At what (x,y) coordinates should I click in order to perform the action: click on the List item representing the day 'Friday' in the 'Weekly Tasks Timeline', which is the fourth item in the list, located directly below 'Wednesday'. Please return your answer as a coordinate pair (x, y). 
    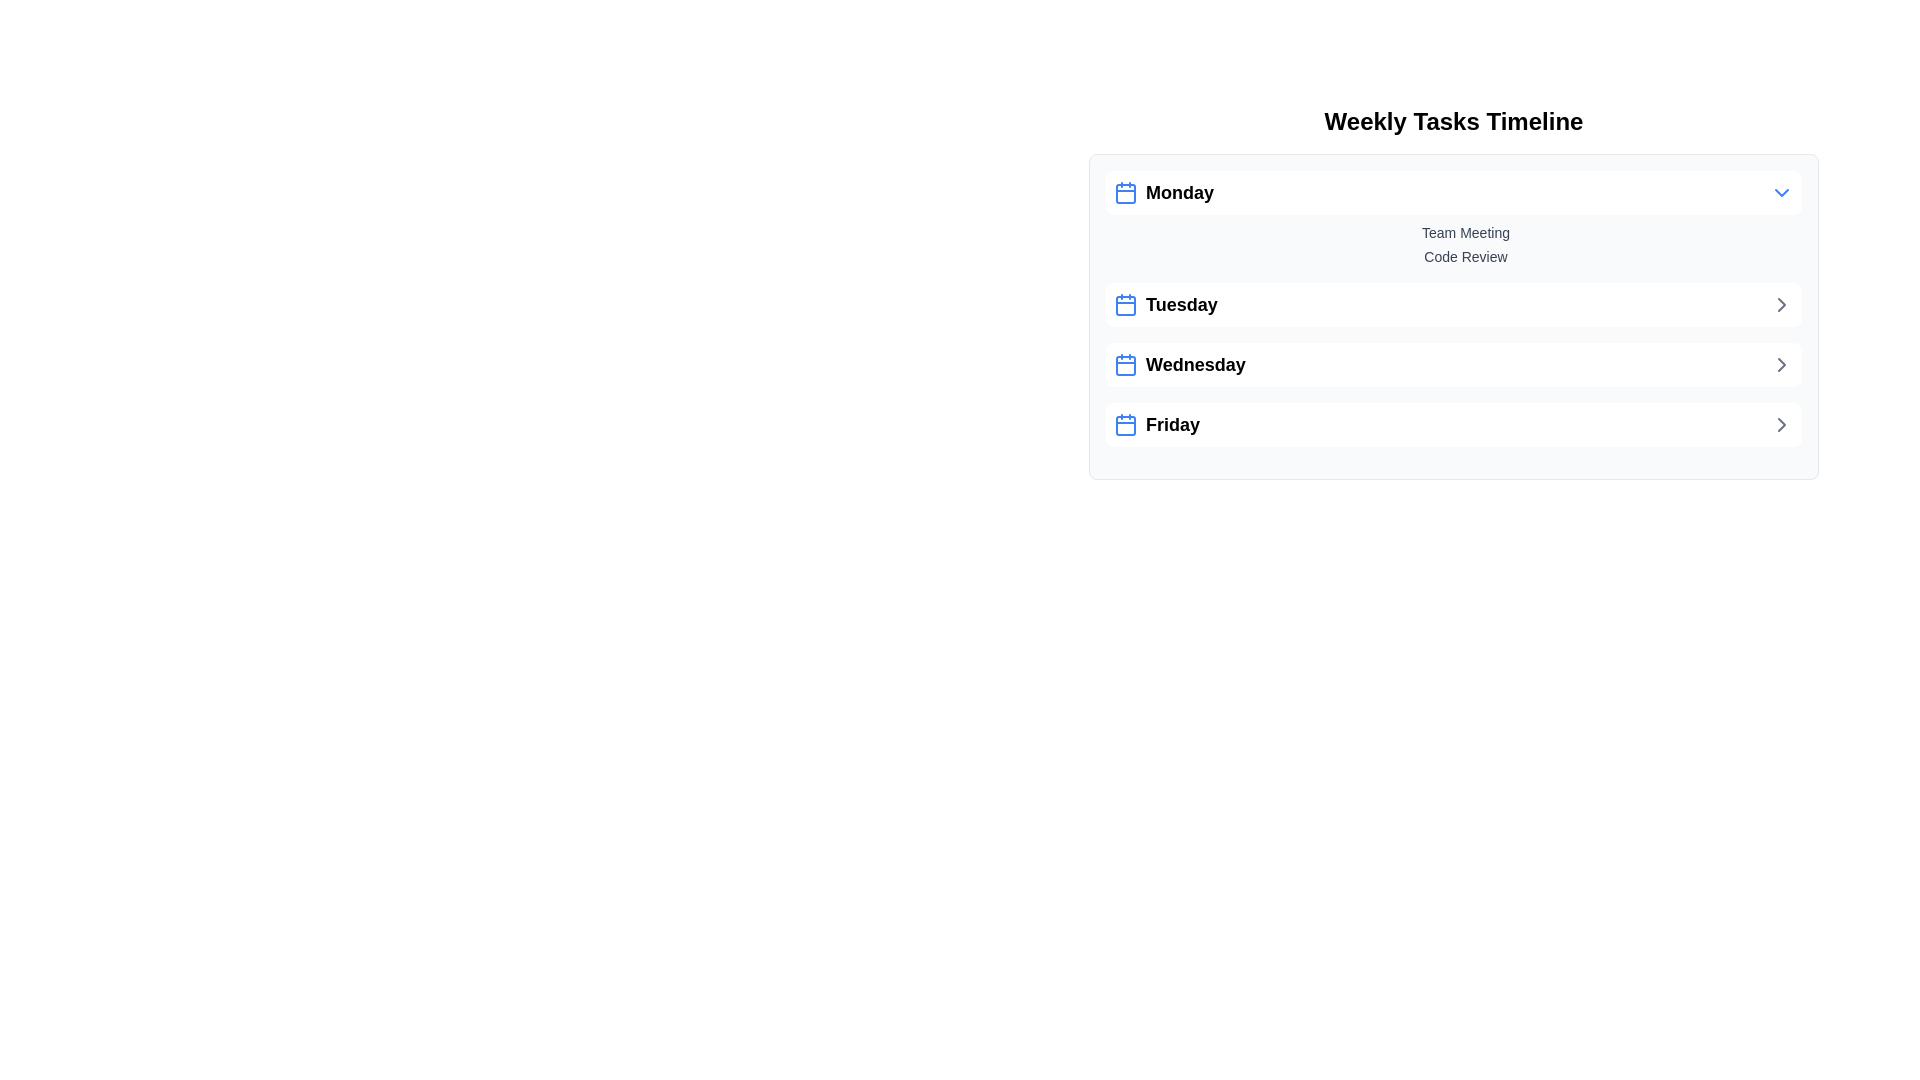
    Looking at the image, I should click on (1156, 423).